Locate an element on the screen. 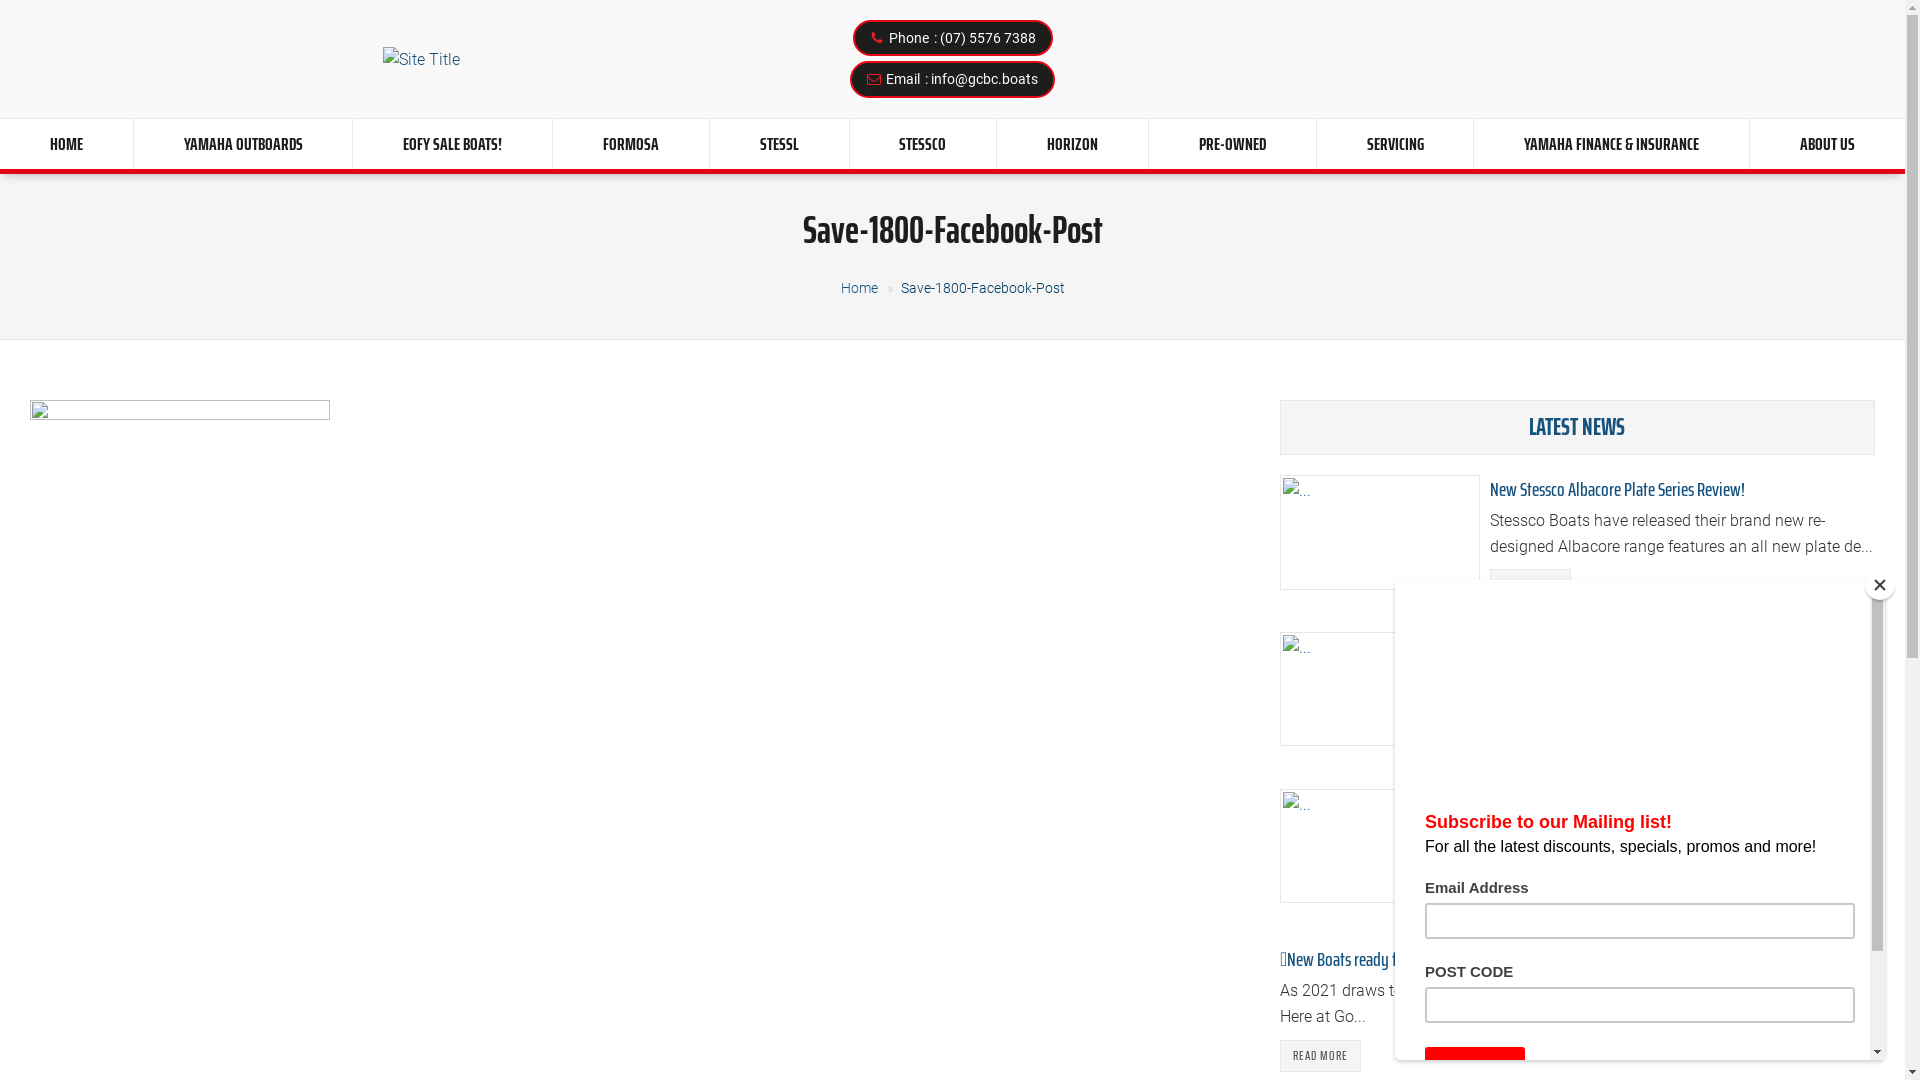 This screenshot has height=1080, width=1920. 'PRE-OWNED' is located at coordinates (1231, 142).